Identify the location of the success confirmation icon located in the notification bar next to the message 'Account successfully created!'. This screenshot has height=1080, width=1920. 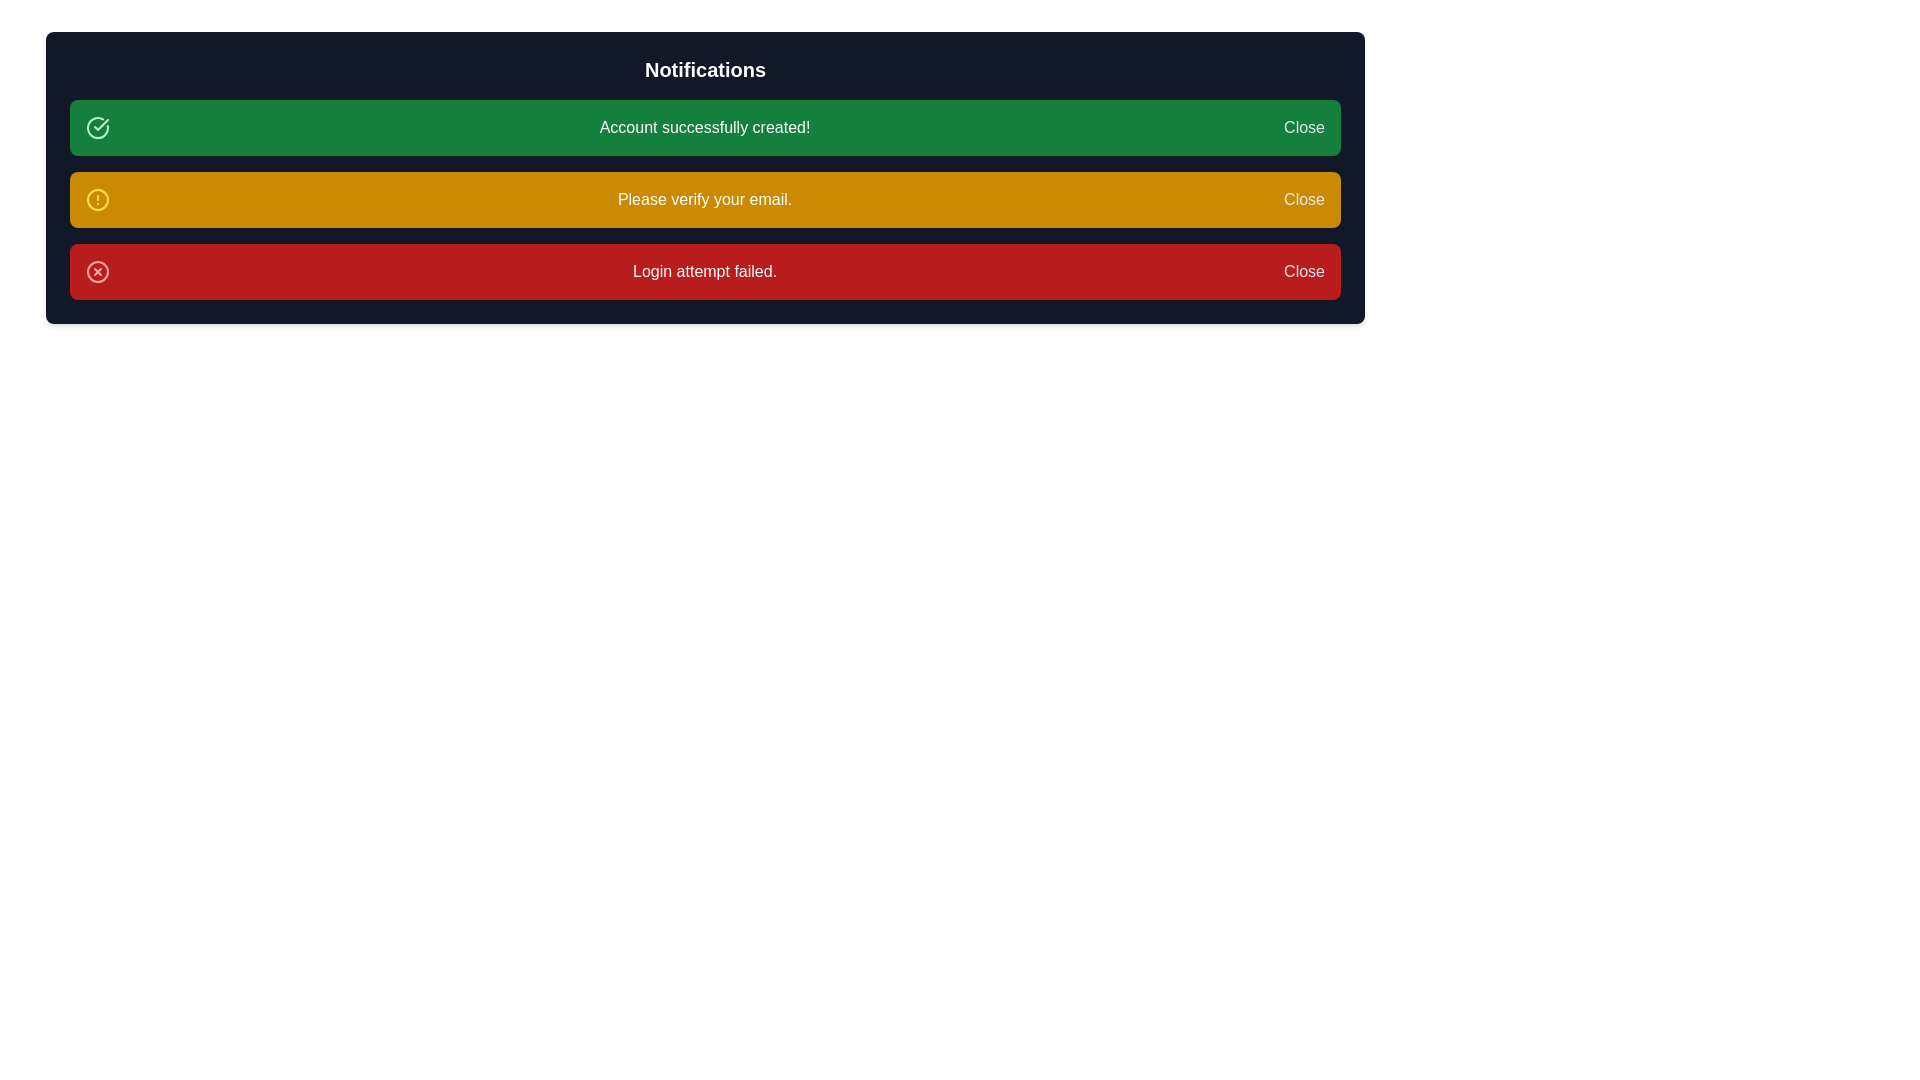
(96, 127).